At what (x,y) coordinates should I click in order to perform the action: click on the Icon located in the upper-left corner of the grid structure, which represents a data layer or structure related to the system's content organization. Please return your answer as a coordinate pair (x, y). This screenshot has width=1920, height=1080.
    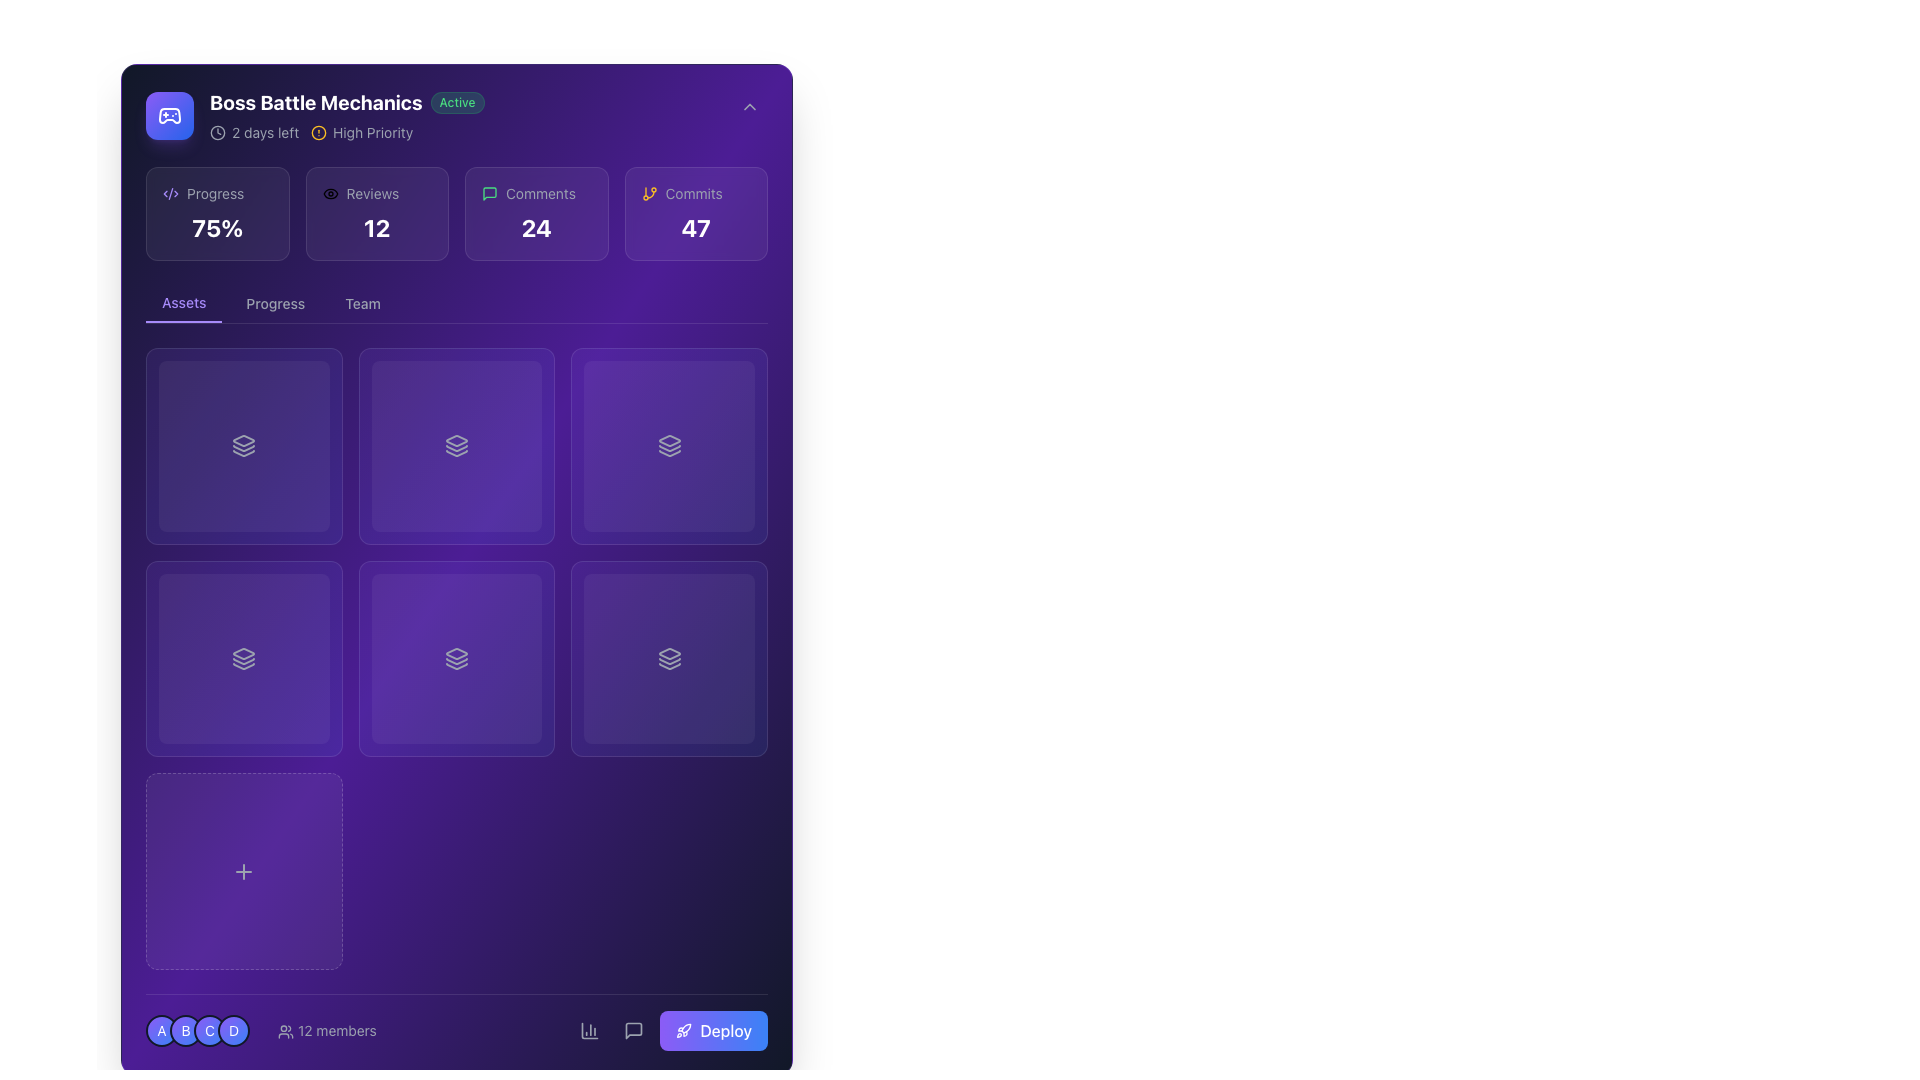
    Looking at the image, I should click on (243, 440).